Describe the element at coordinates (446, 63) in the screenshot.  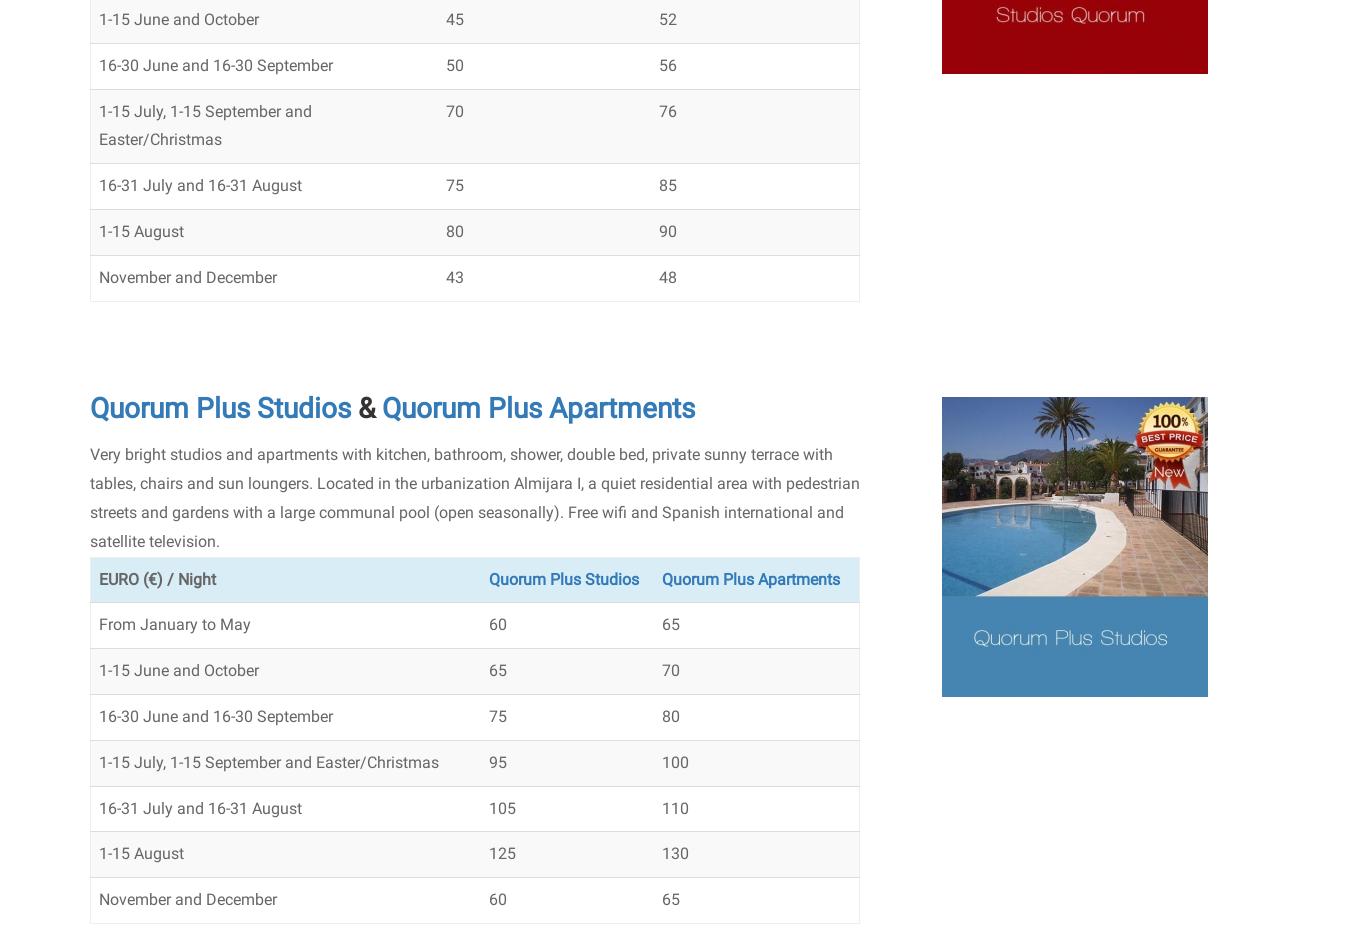
I see `'50'` at that location.